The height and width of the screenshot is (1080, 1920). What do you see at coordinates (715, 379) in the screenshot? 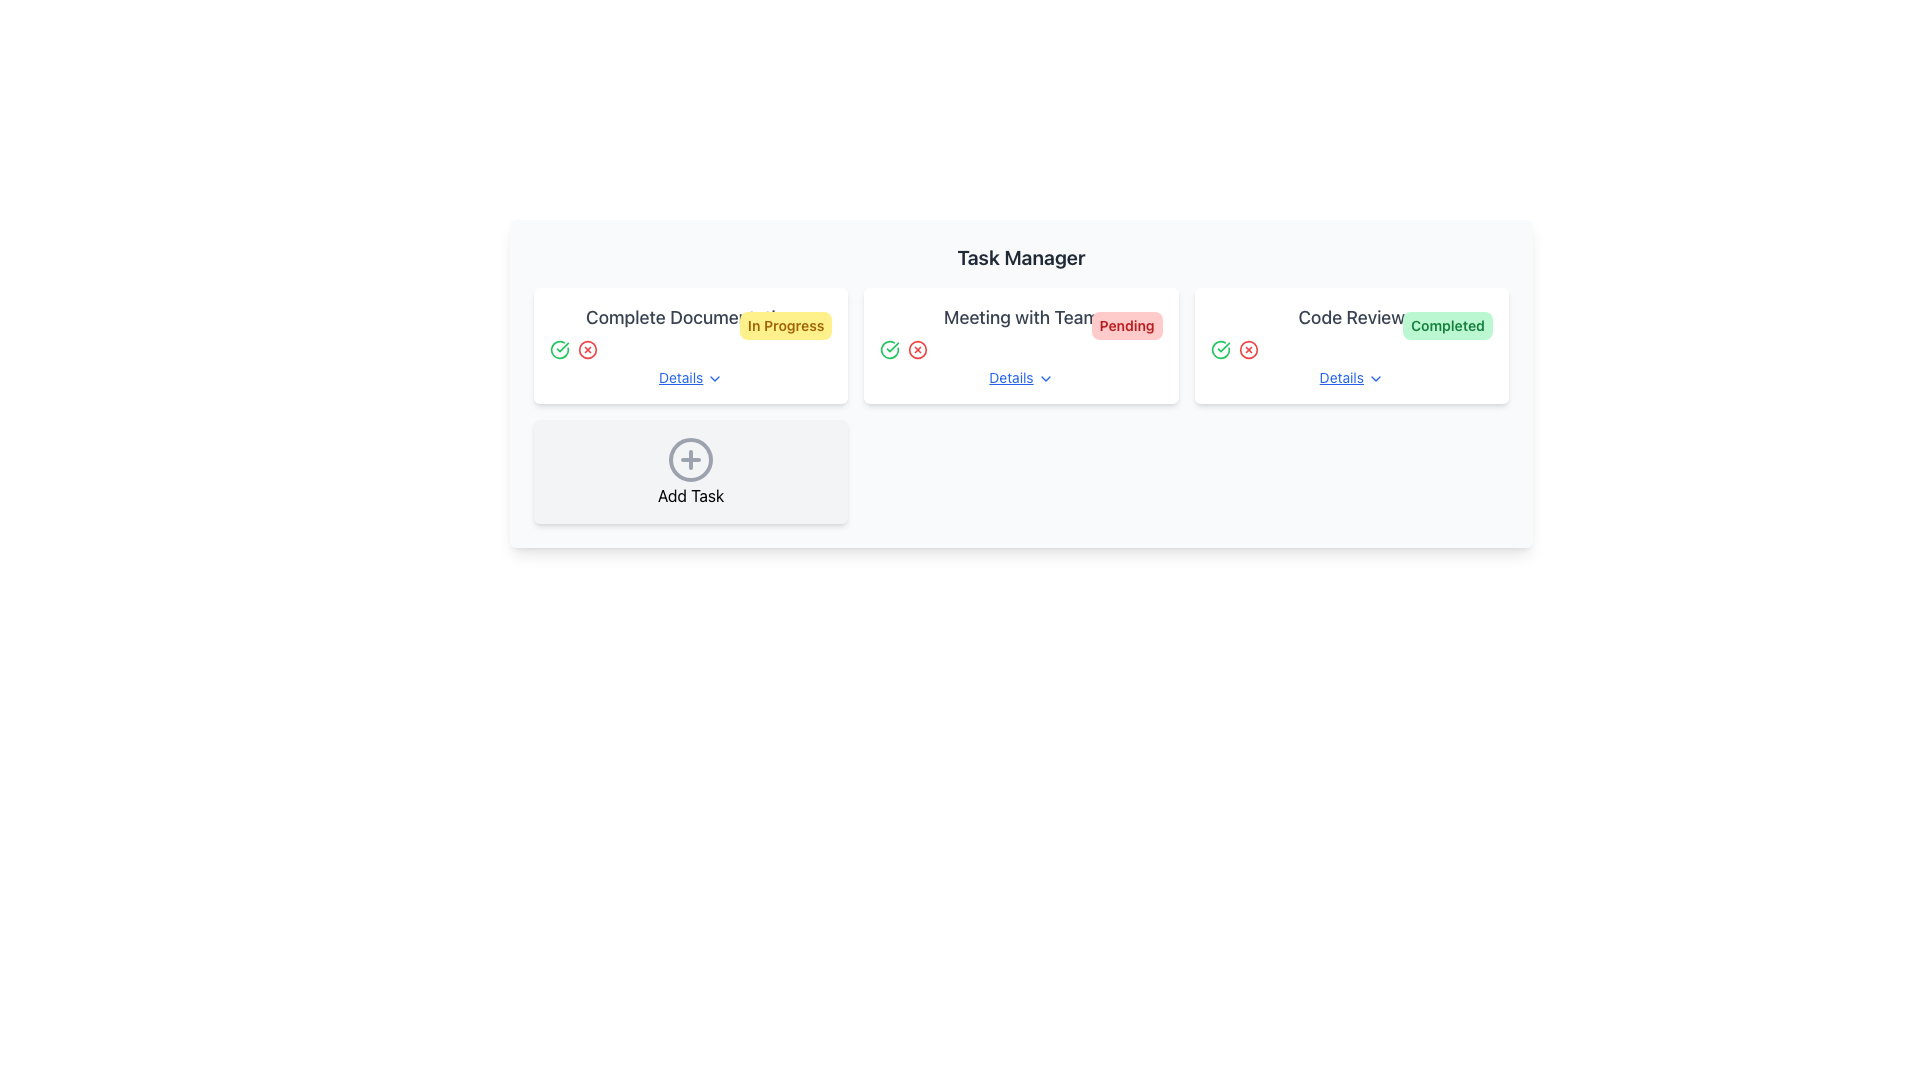
I see `the downward-facing chevron arrow icon next to the 'Details' label in the task card titled 'Complete Document'` at bounding box center [715, 379].